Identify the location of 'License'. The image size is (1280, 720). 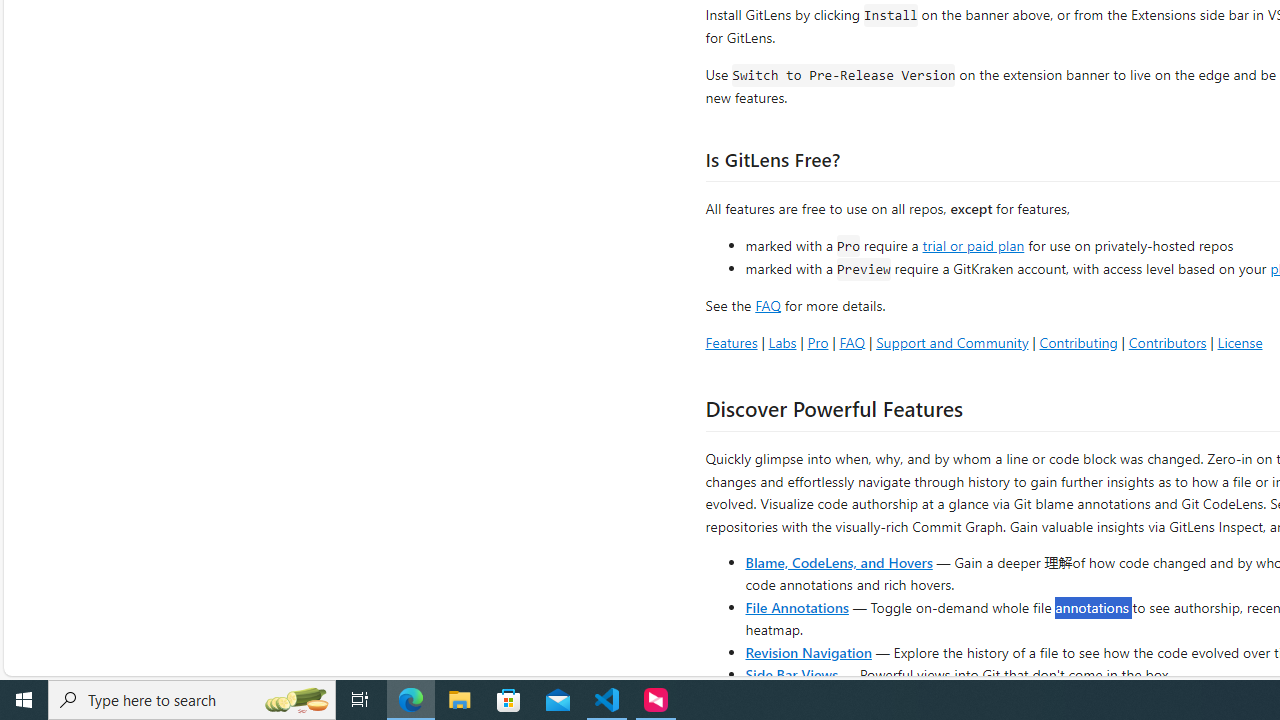
(1239, 341).